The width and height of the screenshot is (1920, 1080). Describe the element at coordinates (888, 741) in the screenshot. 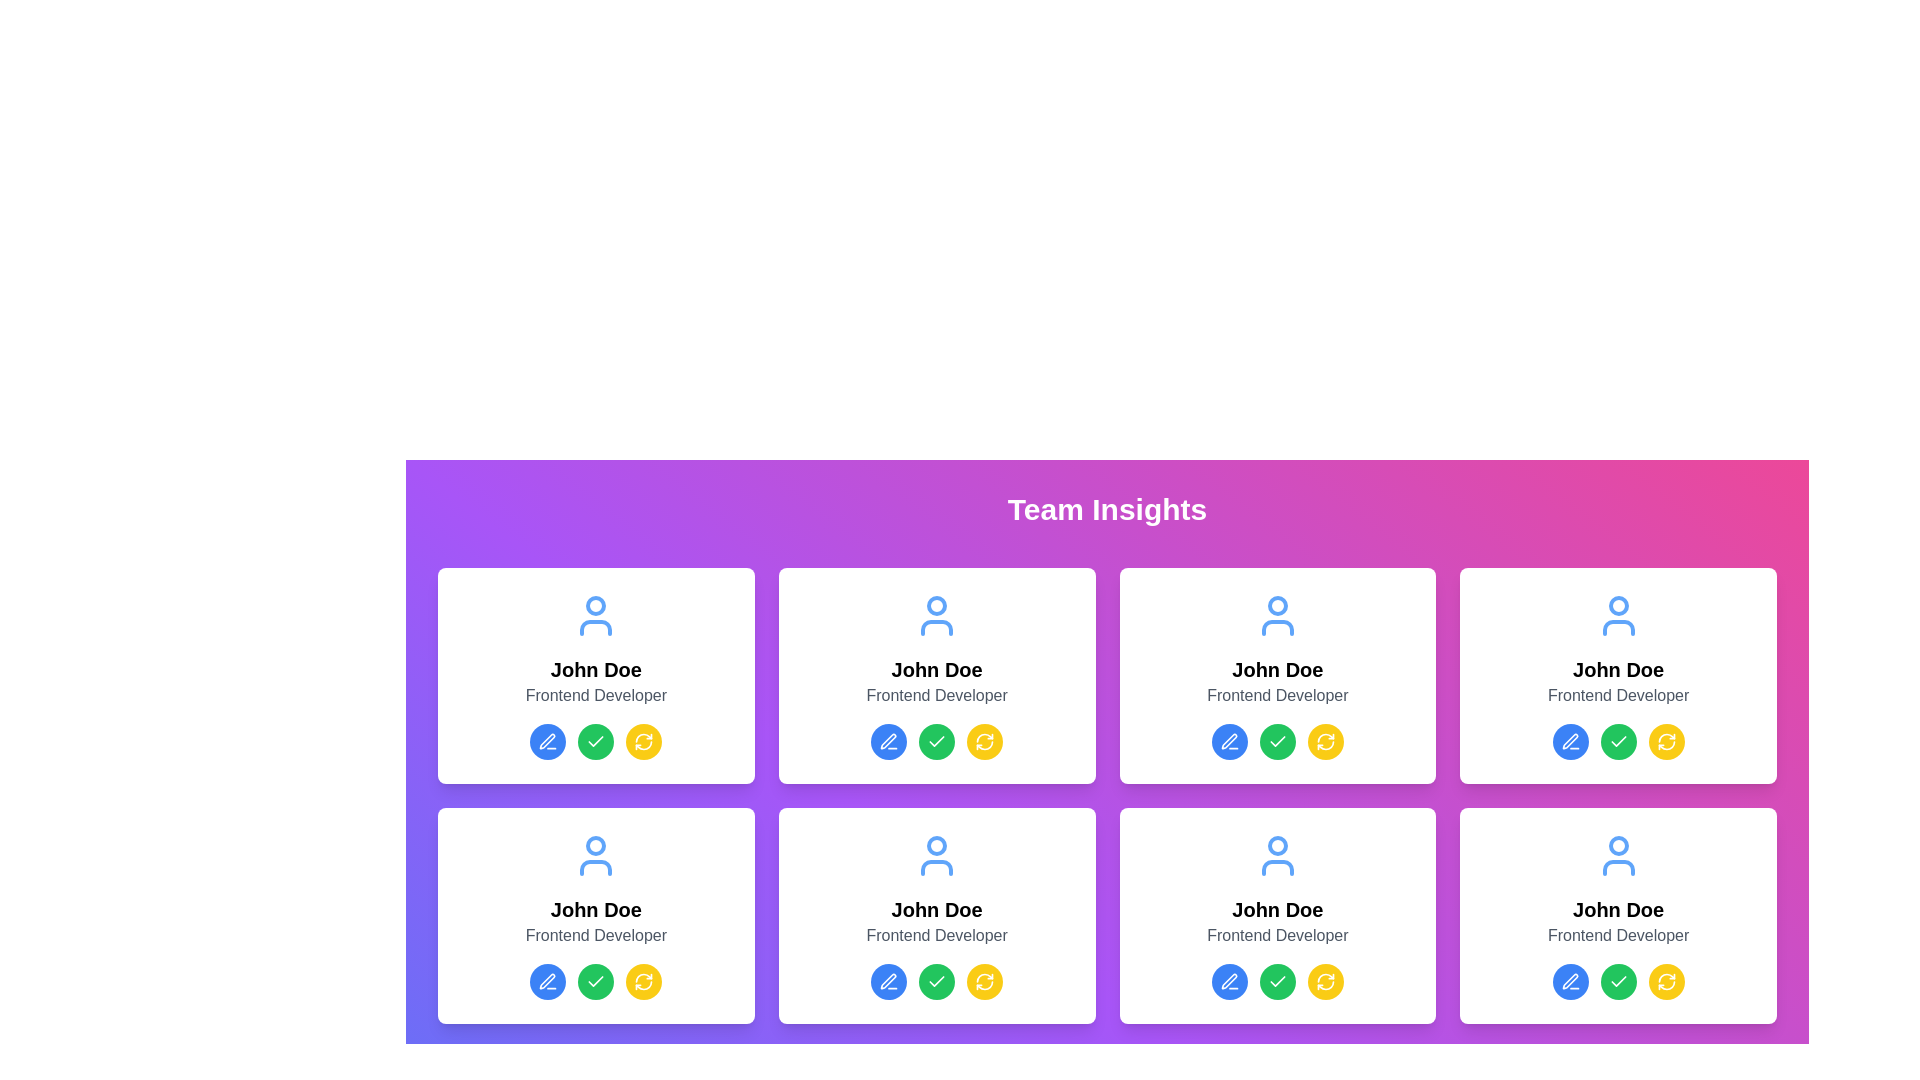

I see `the blue circular button with a pen icon located in the top-left corner of the first card in the second row, below the 'Team Insights' purple banner to initiate an edit action` at that location.